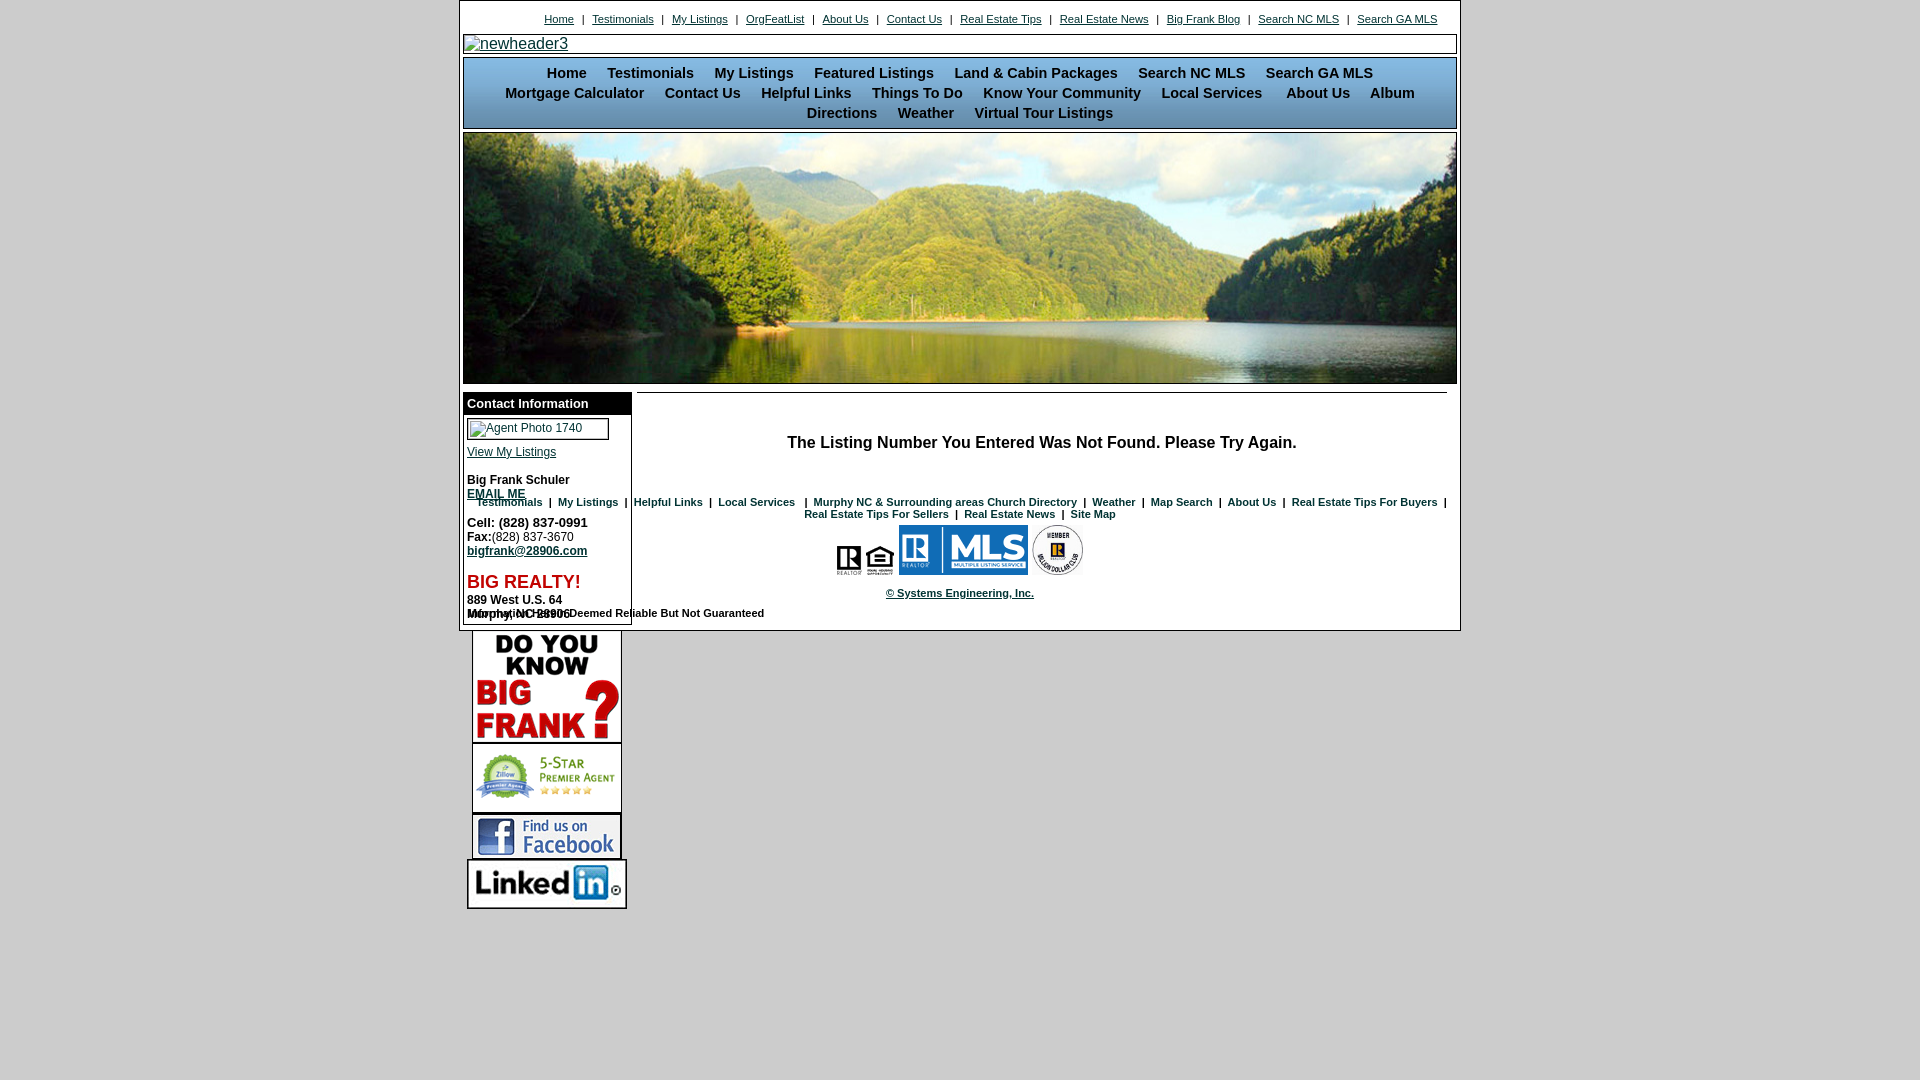 Image resolution: width=1920 pixels, height=1080 pixels. I want to click on 'Murphy NC & Surrounding areas Church Directory', so click(944, 500).